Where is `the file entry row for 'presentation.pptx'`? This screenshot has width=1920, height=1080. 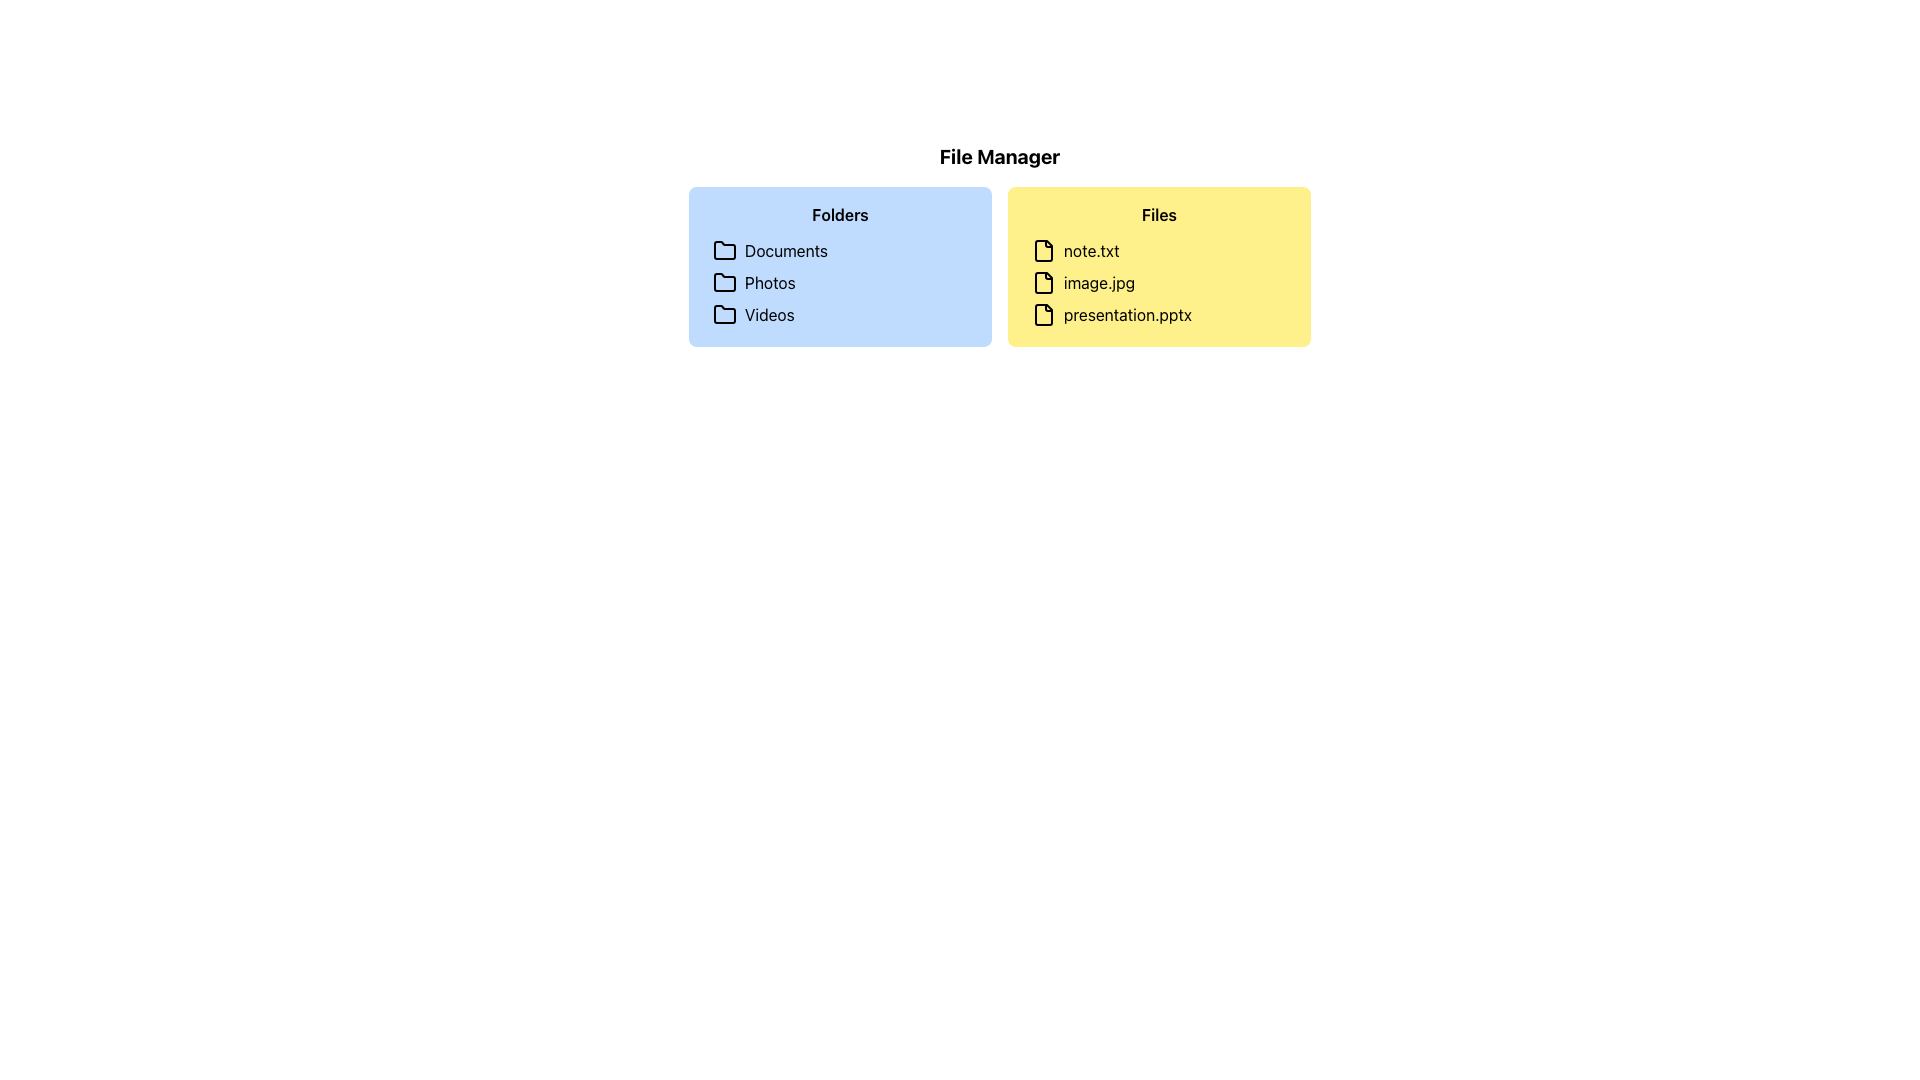
the file entry row for 'presentation.pptx' is located at coordinates (1159, 315).